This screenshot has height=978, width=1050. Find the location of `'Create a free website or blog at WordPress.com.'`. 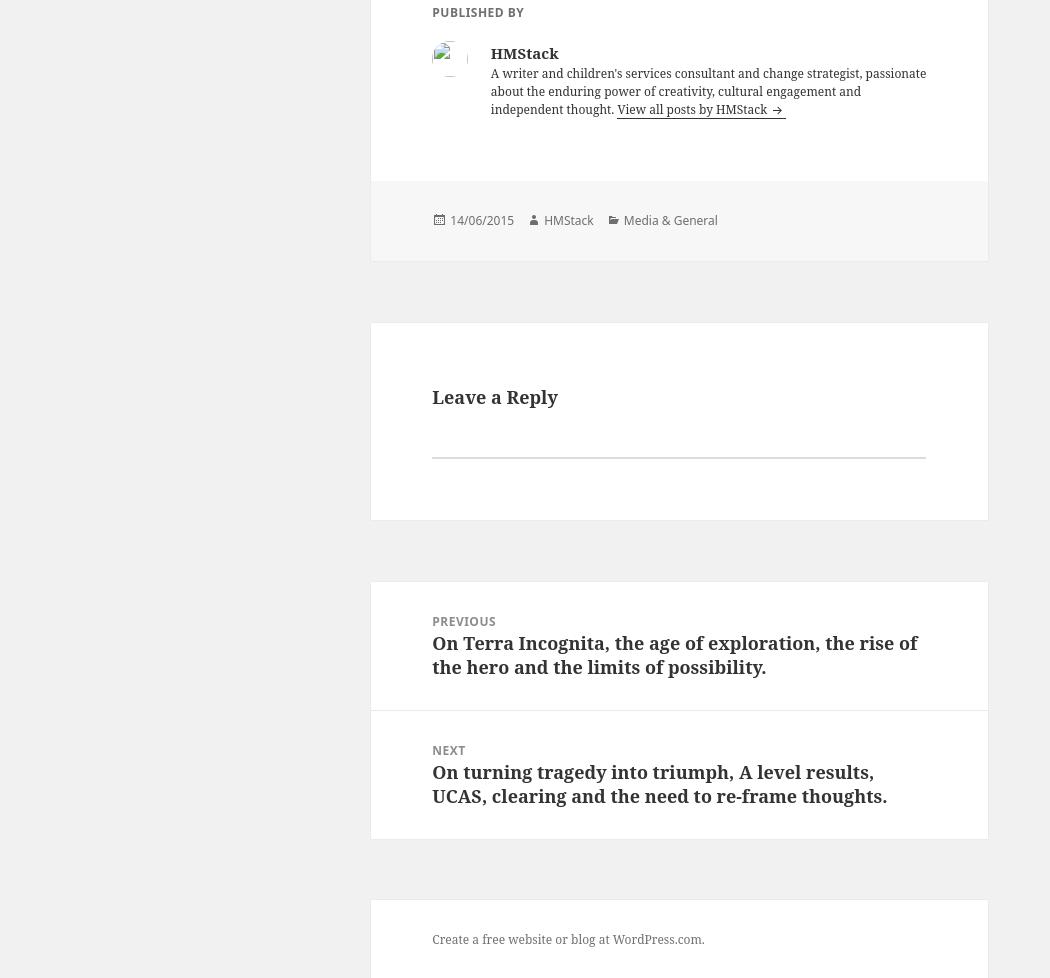

'Create a free website or blog at WordPress.com.' is located at coordinates (567, 938).